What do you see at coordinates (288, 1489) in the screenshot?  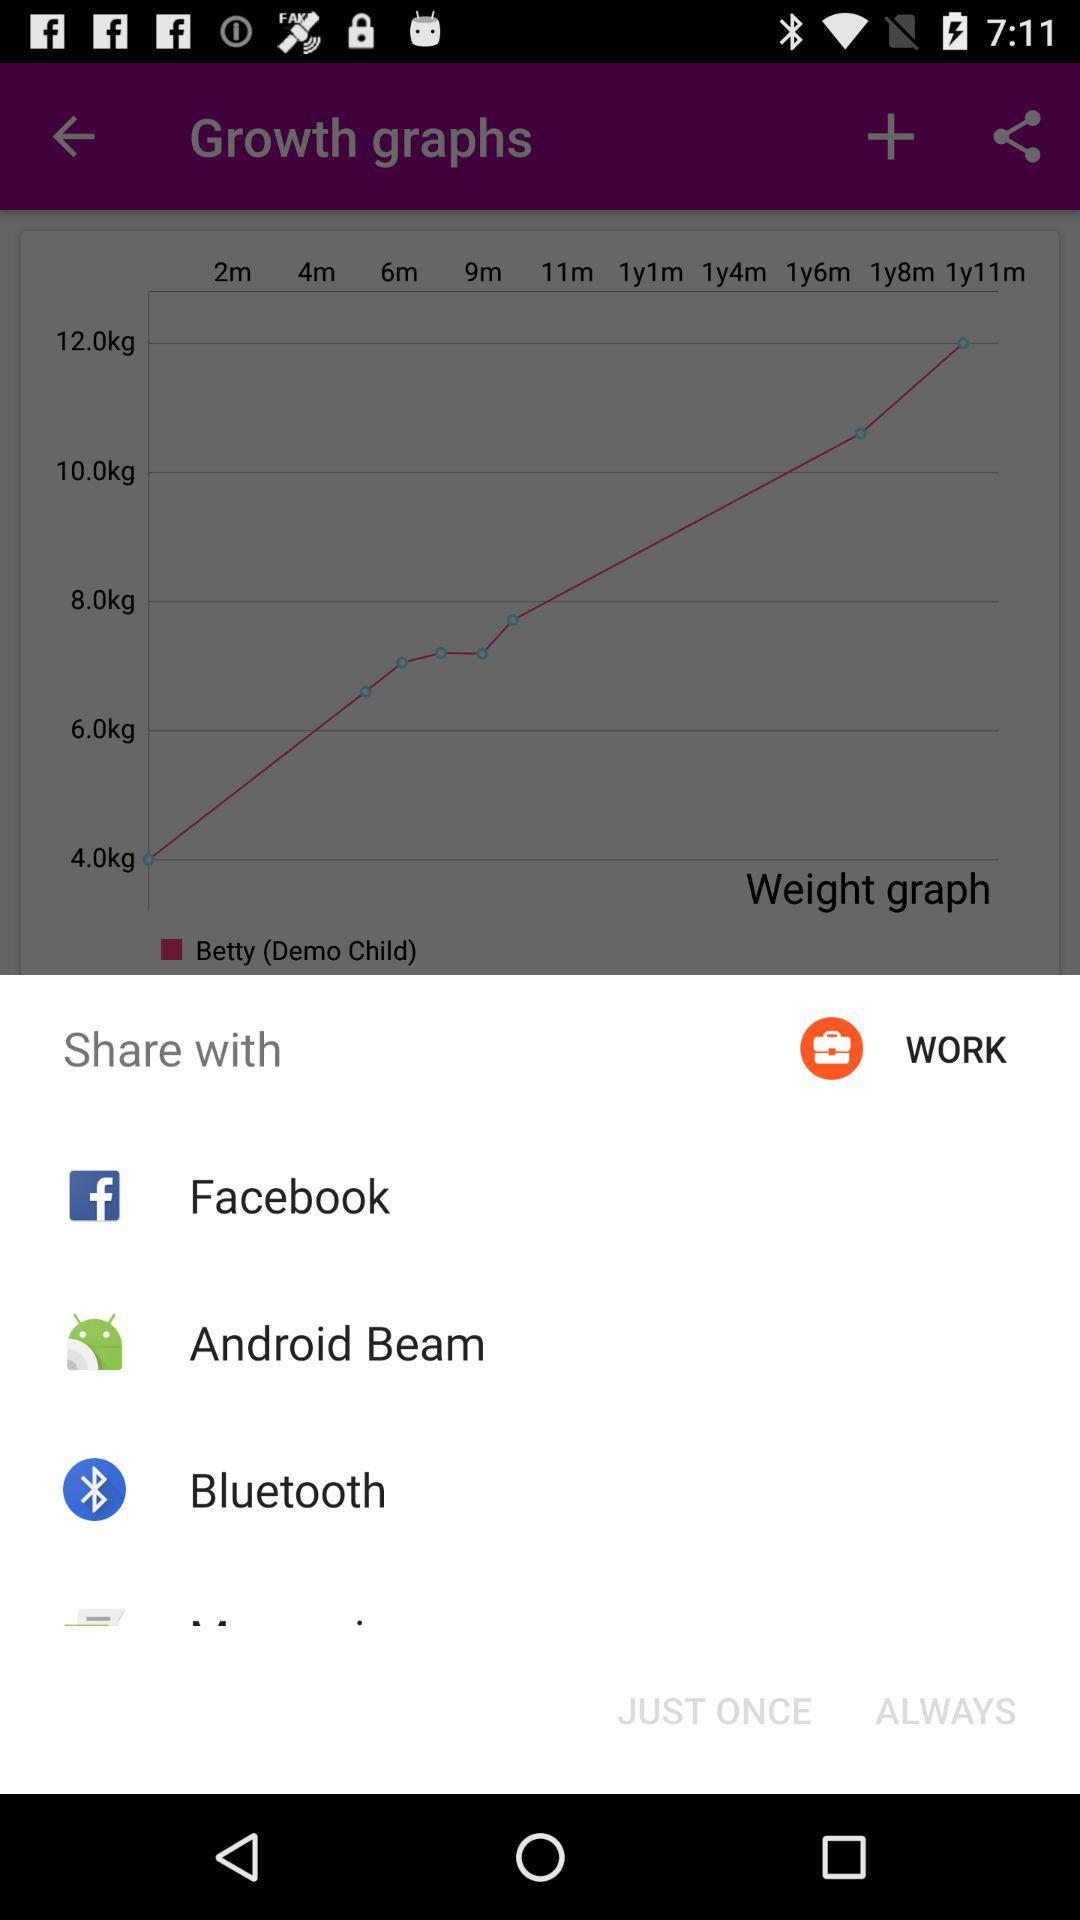 I see `the bluetooth` at bounding box center [288, 1489].